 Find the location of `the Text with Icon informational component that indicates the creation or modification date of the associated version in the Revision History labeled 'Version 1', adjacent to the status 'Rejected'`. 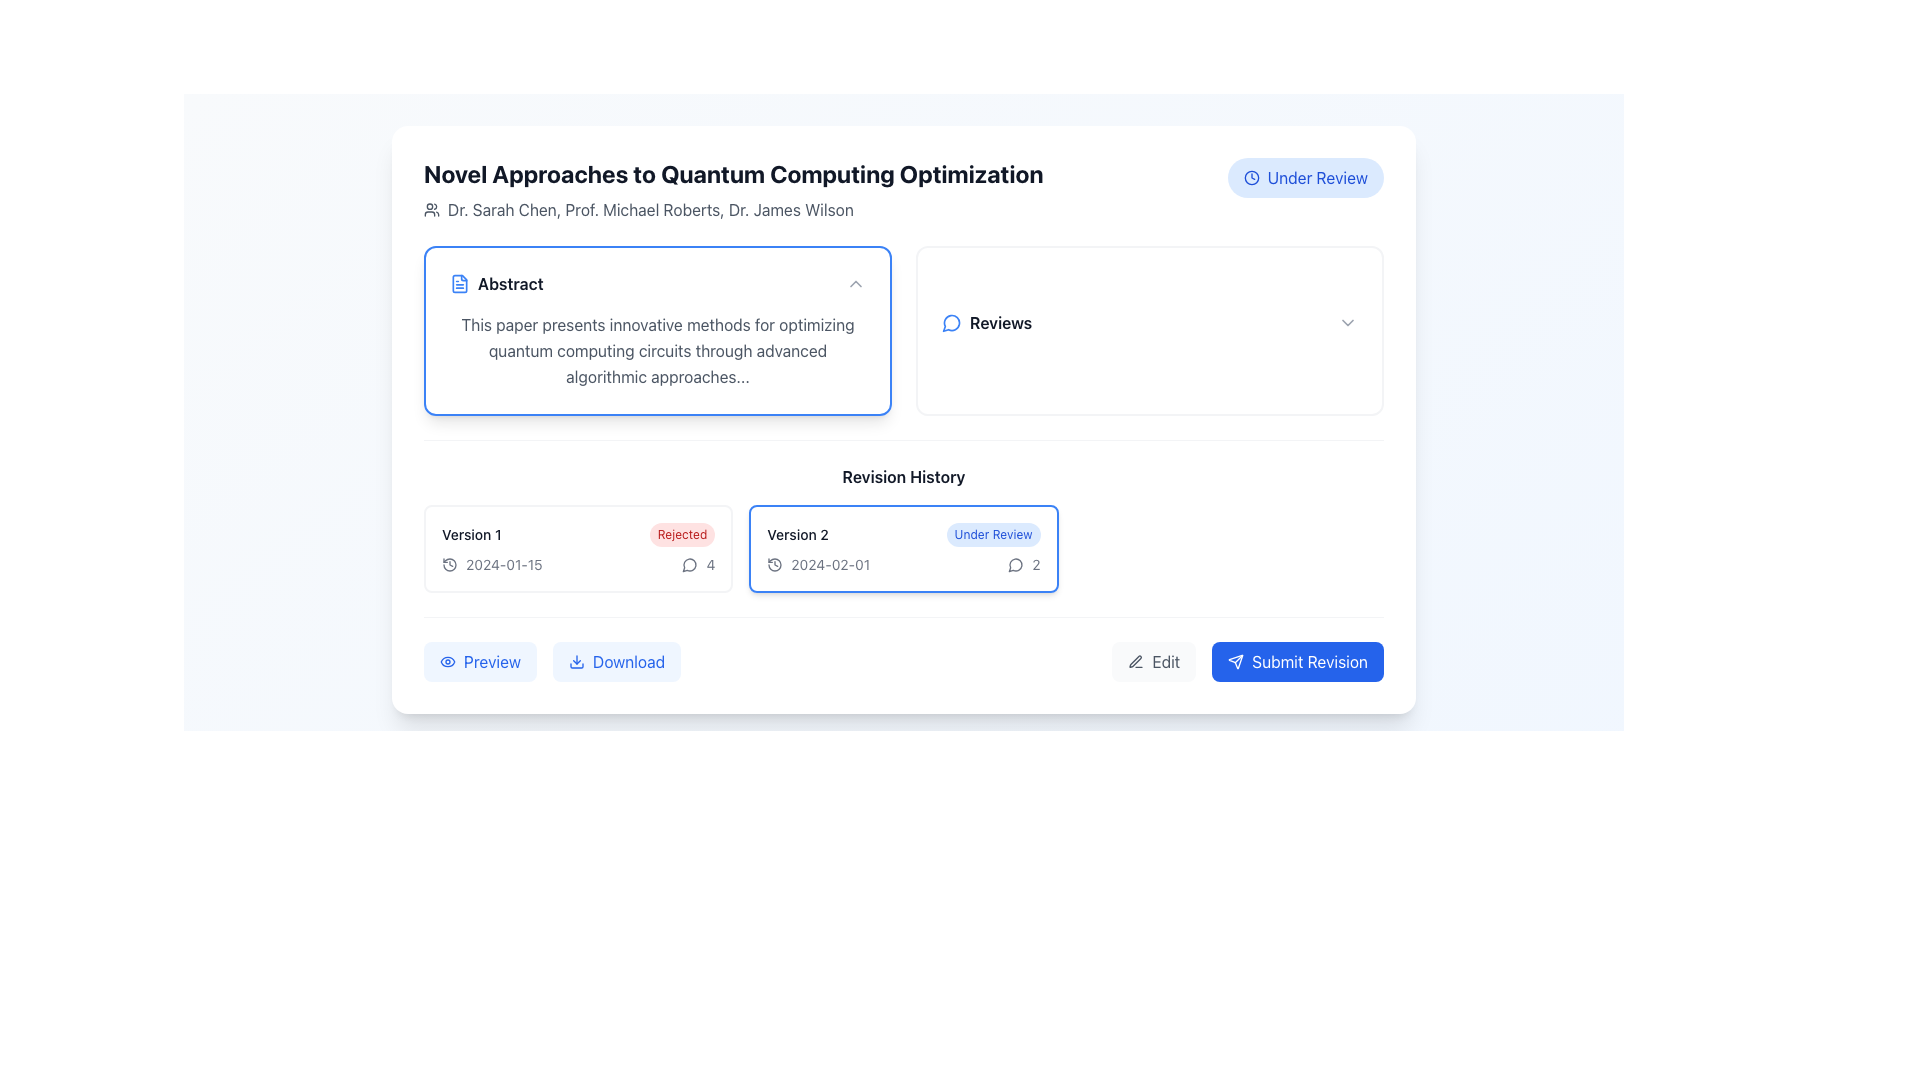

the Text with Icon informational component that indicates the creation or modification date of the associated version in the Revision History labeled 'Version 1', adjacent to the status 'Rejected' is located at coordinates (492, 564).